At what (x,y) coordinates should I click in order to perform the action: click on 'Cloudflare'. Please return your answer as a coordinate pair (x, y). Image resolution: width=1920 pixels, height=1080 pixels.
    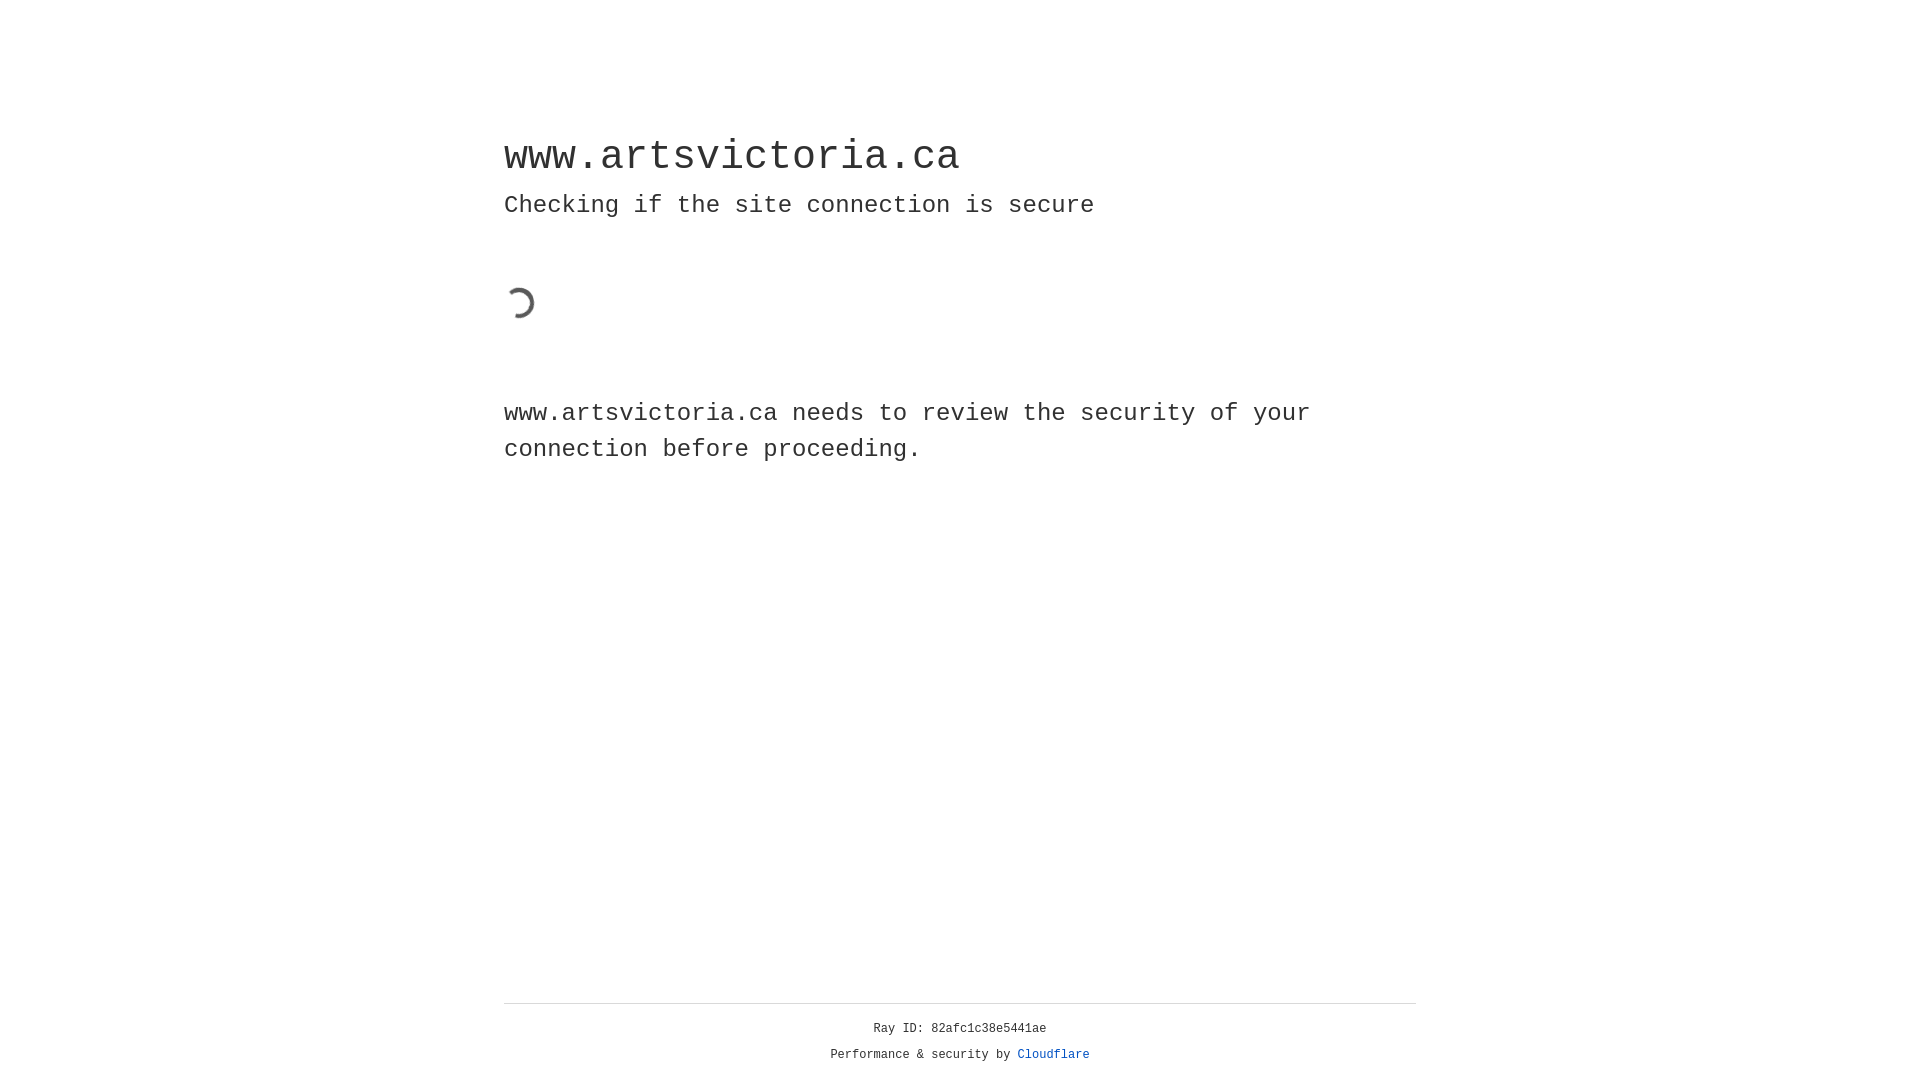
    Looking at the image, I should click on (1053, 1054).